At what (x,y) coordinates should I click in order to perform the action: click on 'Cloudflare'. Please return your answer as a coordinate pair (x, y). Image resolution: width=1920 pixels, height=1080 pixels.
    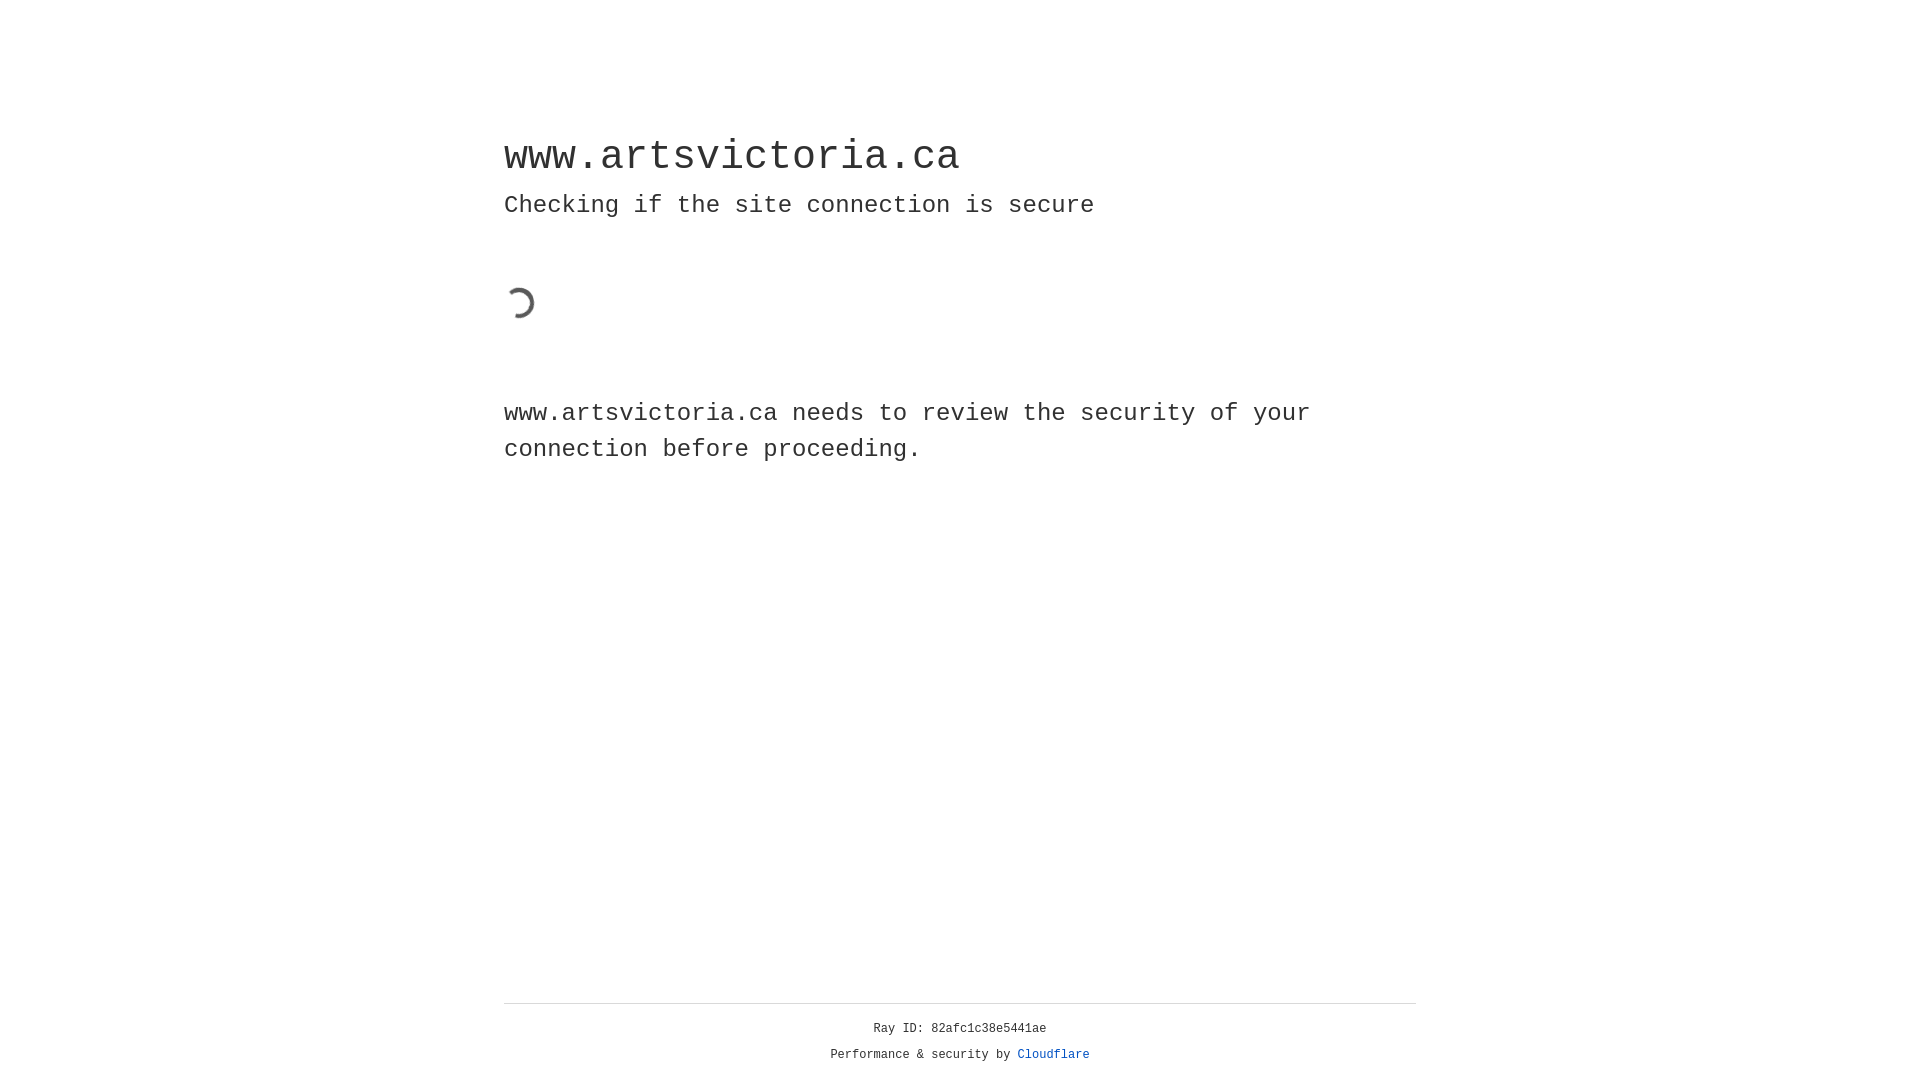
    Looking at the image, I should click on (1053, 1054).